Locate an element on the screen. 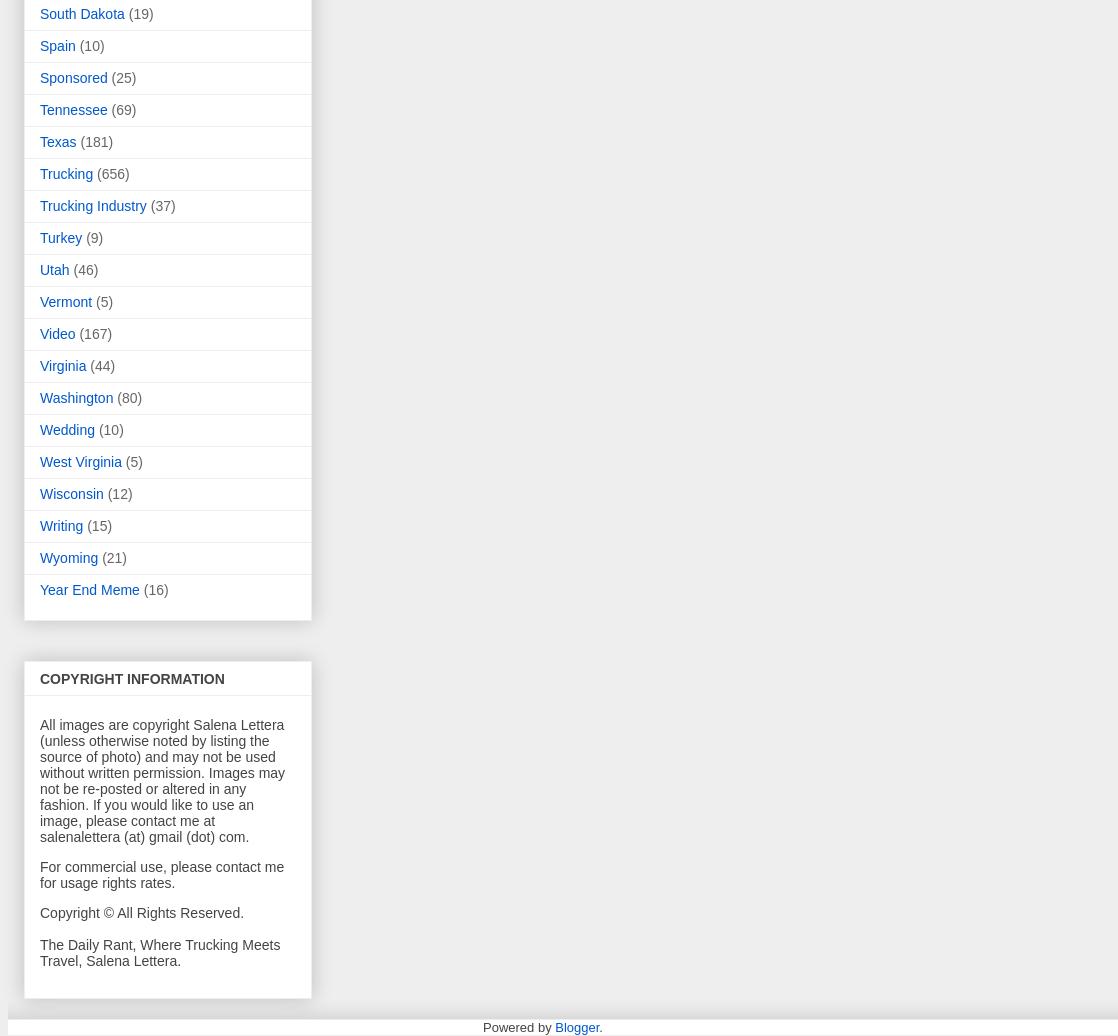 The image size is (1118, 1036). '(12)' is located at coordinates (106, 493).